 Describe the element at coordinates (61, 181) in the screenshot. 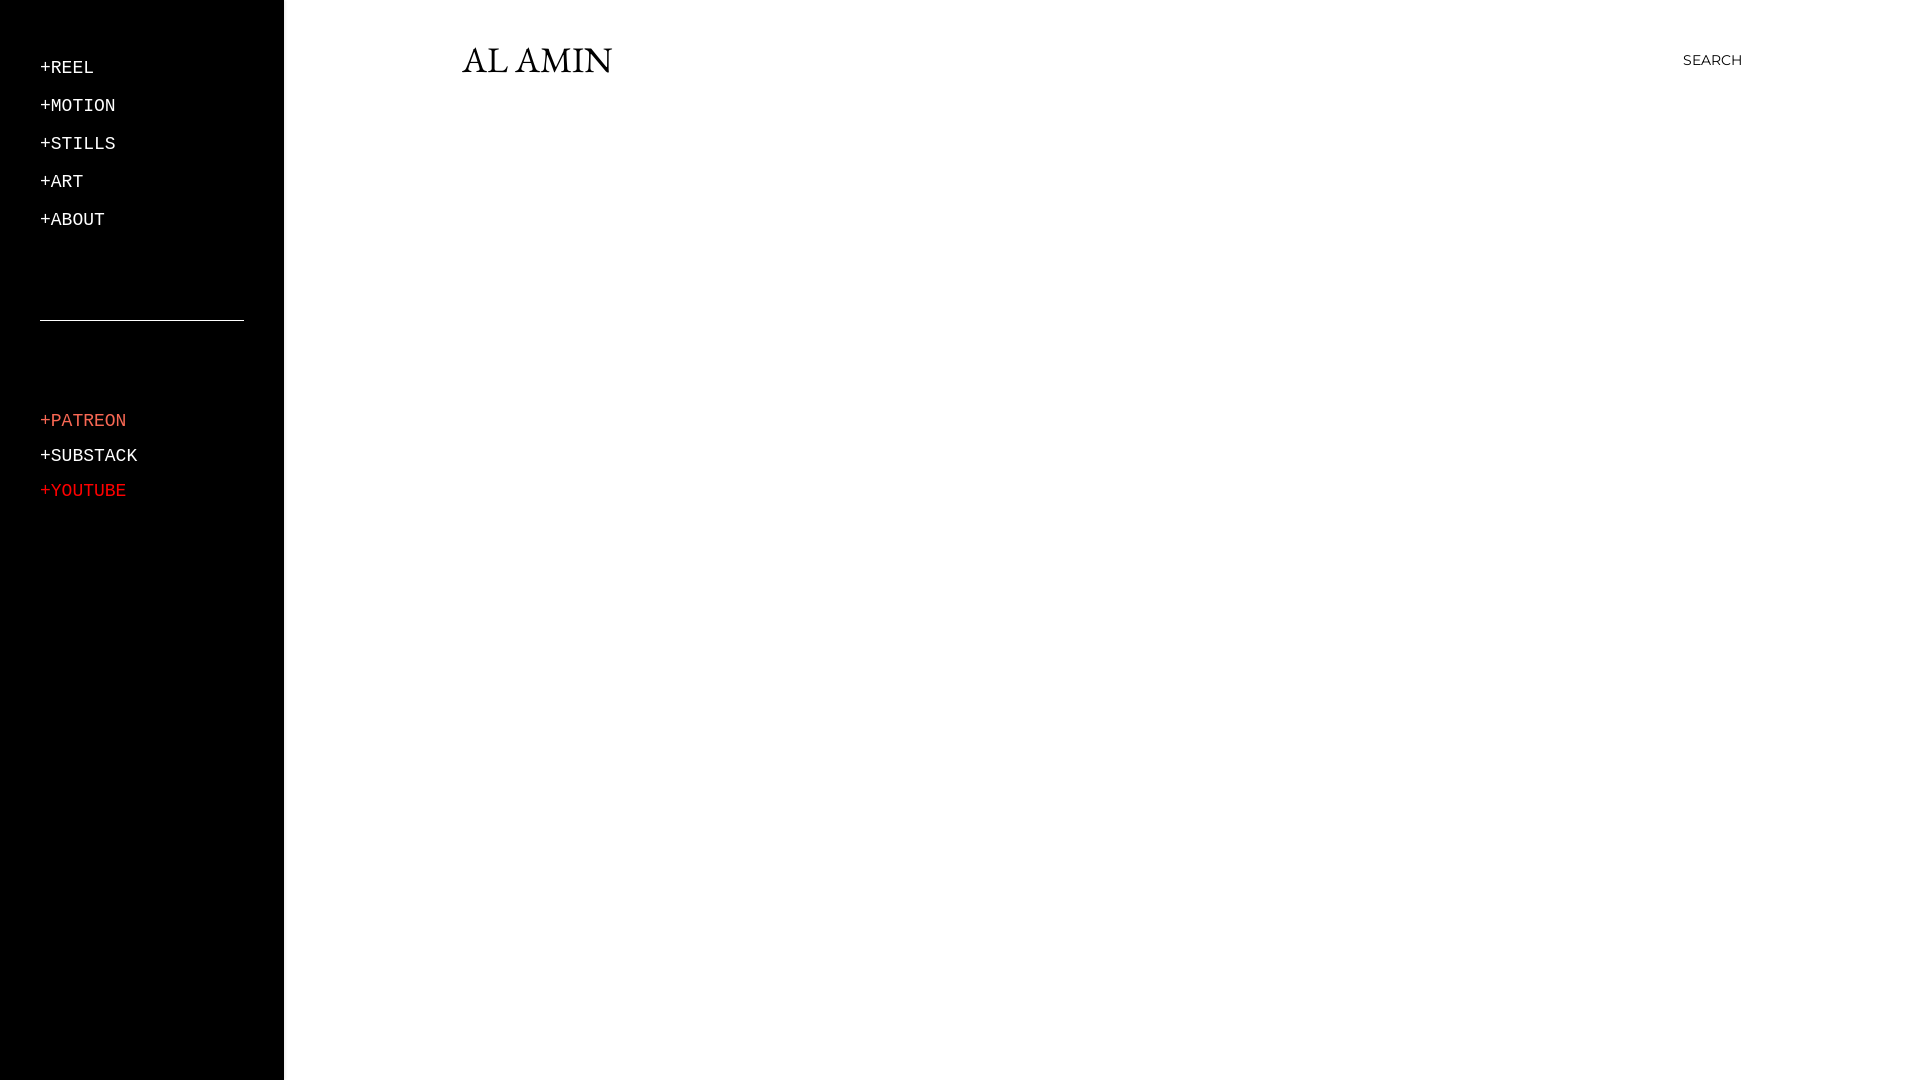

I see `'+ART'` at that location.